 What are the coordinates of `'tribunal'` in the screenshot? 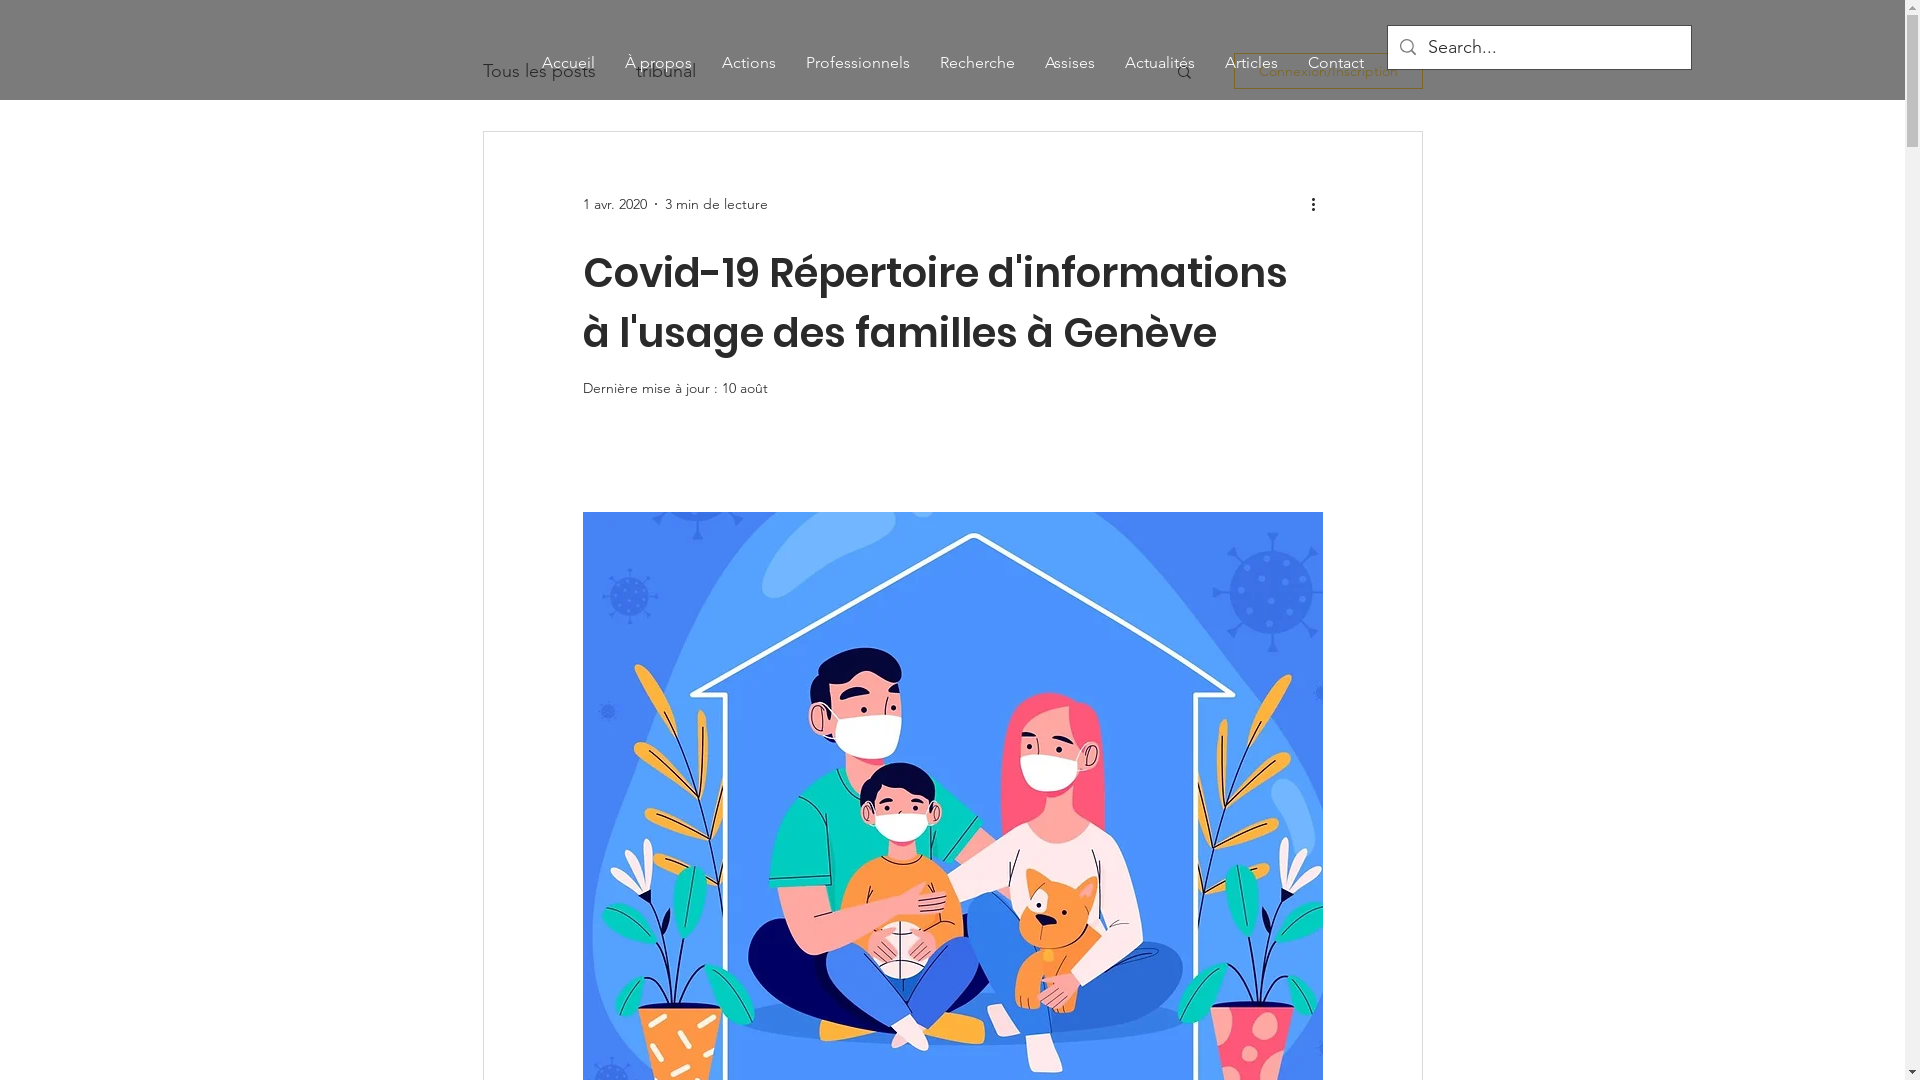 It's located at (666, 69).